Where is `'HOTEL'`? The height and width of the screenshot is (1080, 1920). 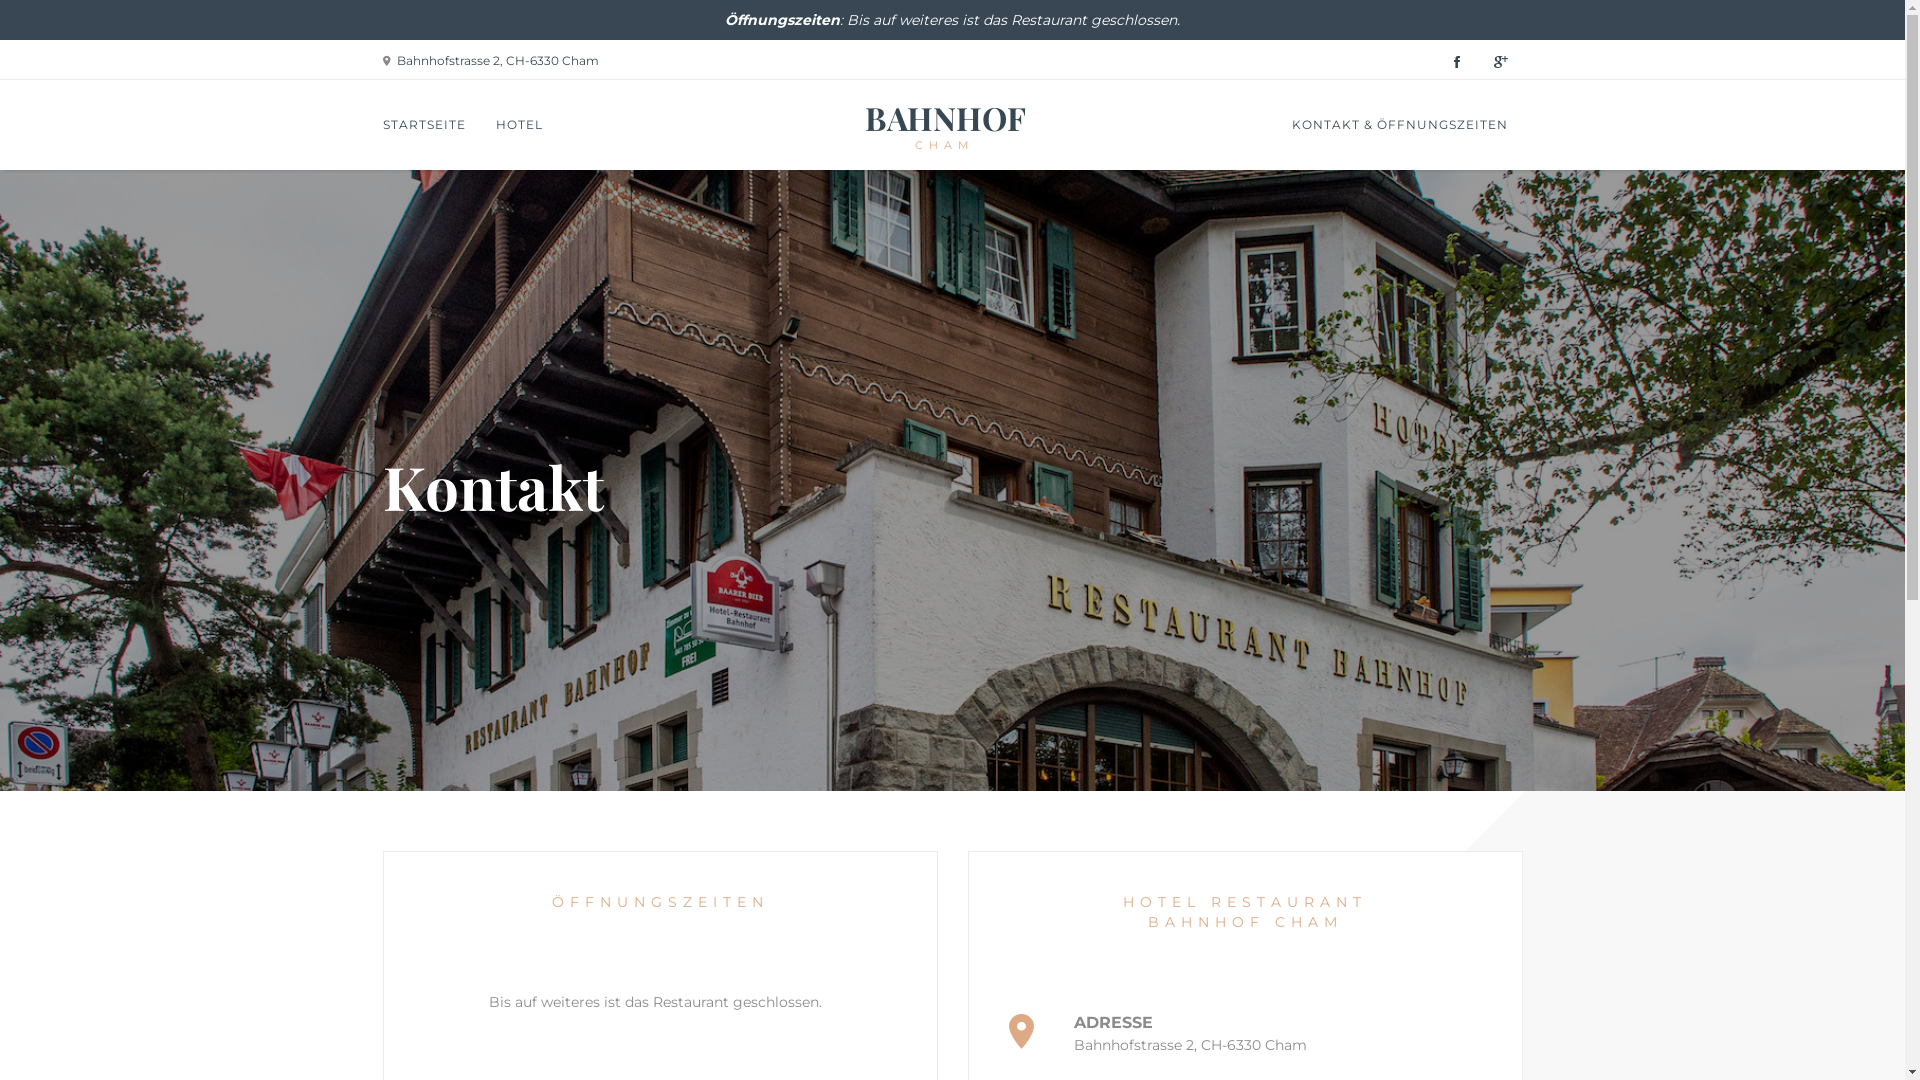 'HOTEL' is located at coordinates (480, 124).